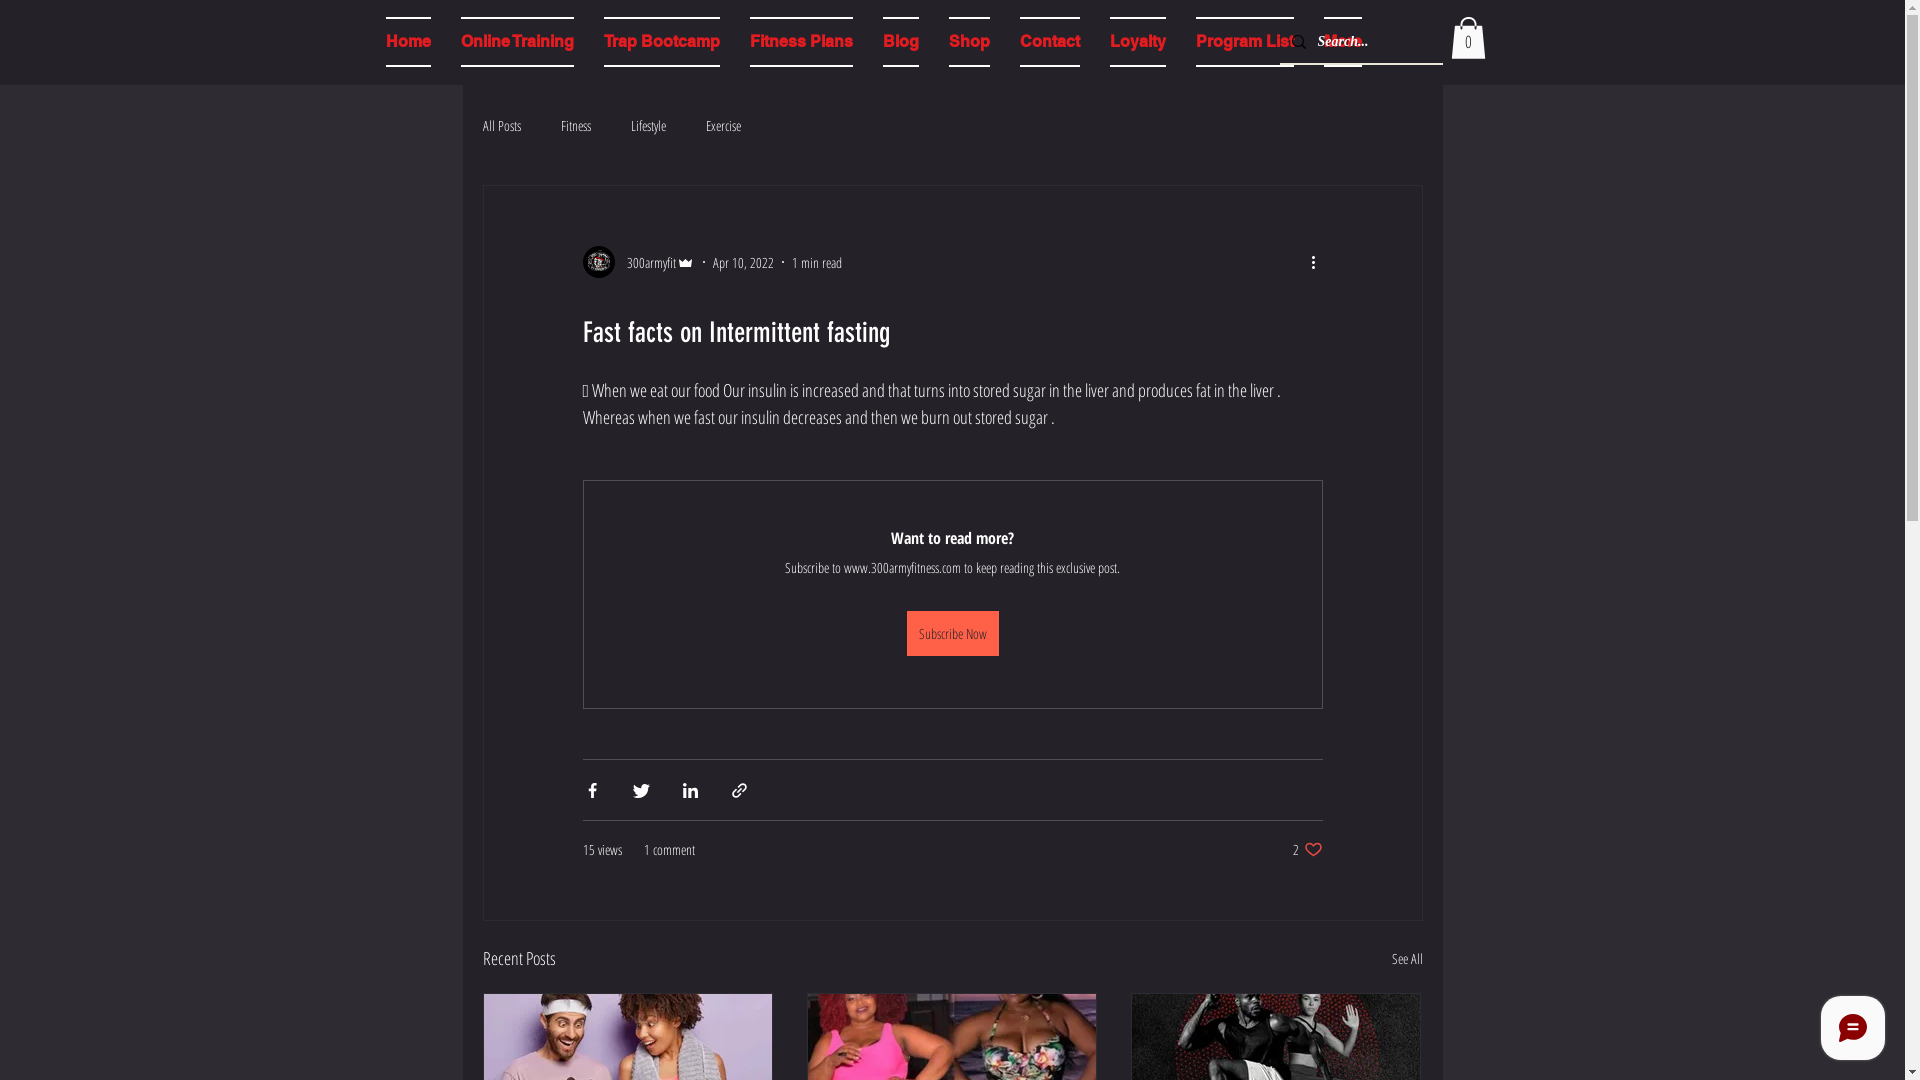 The image size is (1920, 1080). What do you see at coordinates (900, 42) in the screenshot?
I see `'Blog'` at bounding box center [900, 42].